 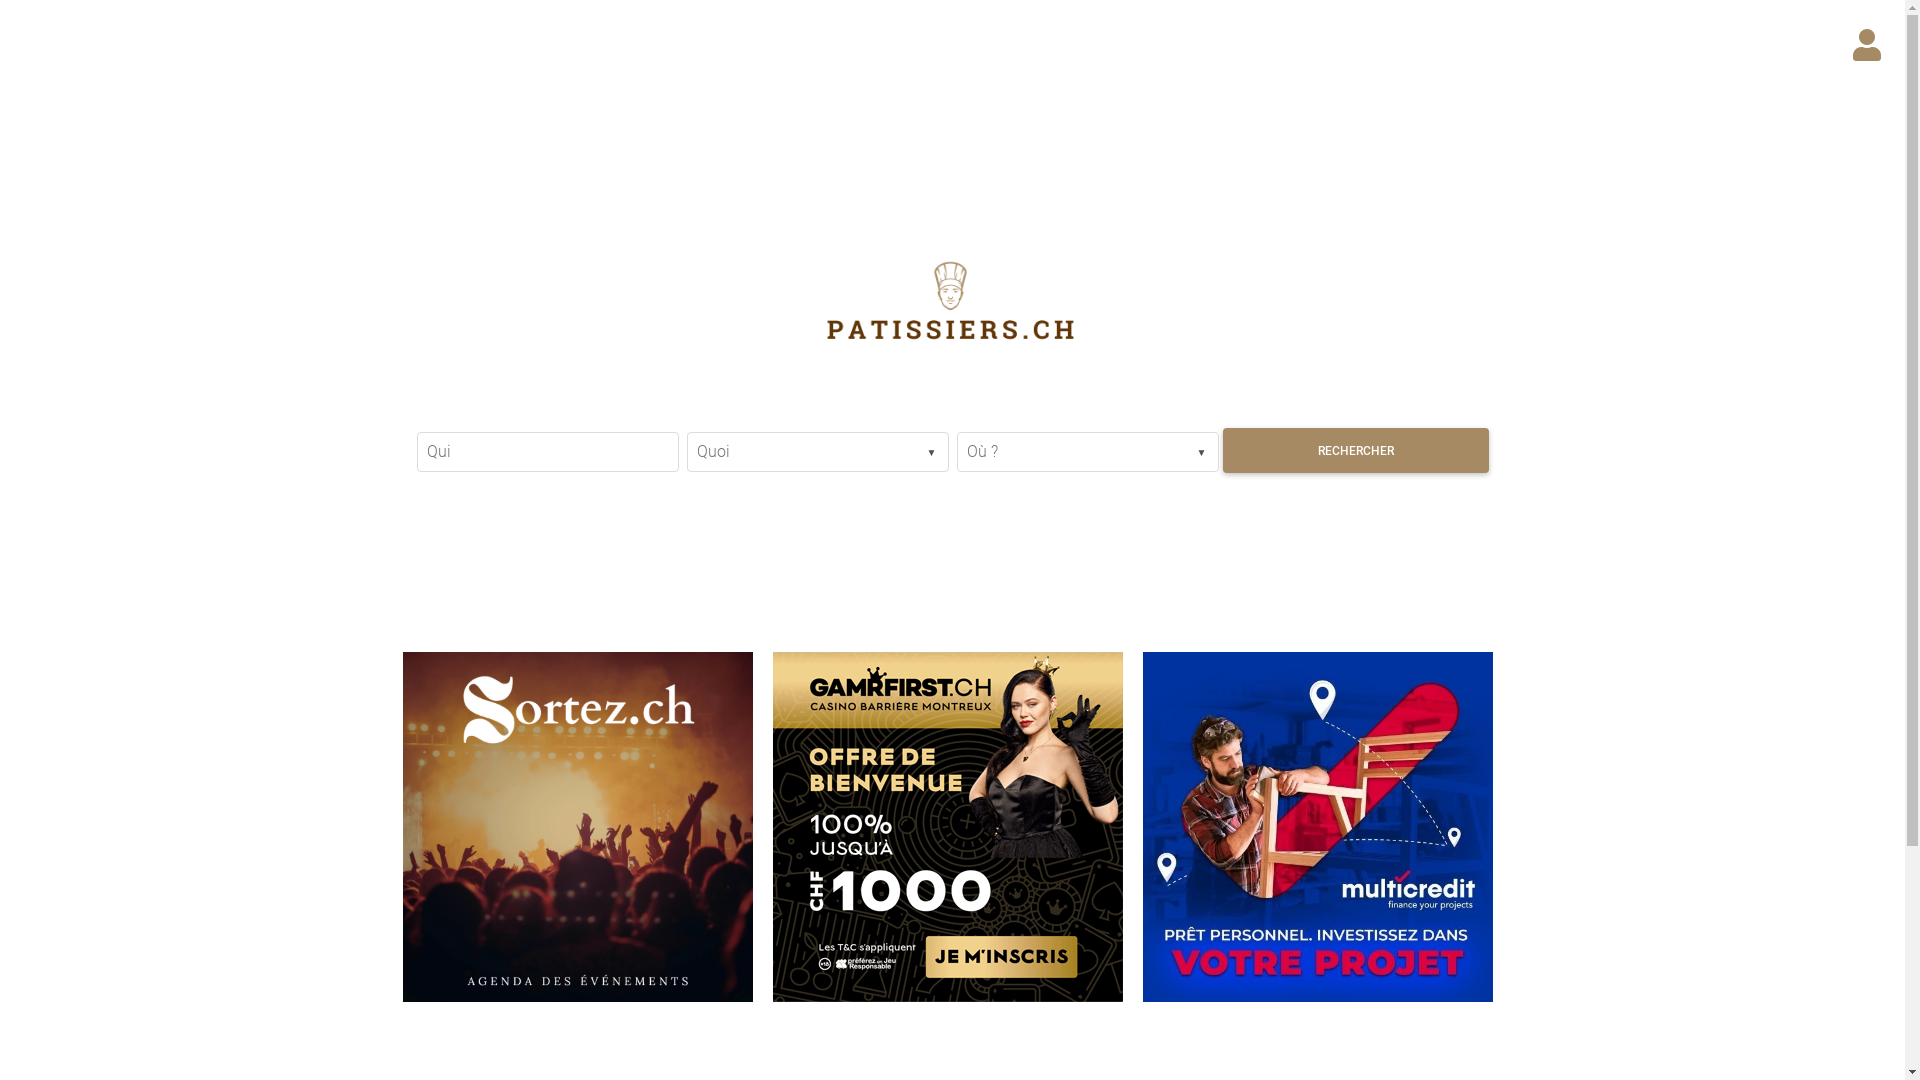 I want to click on 'RECHERCHER', so click(x=1354, y=450).